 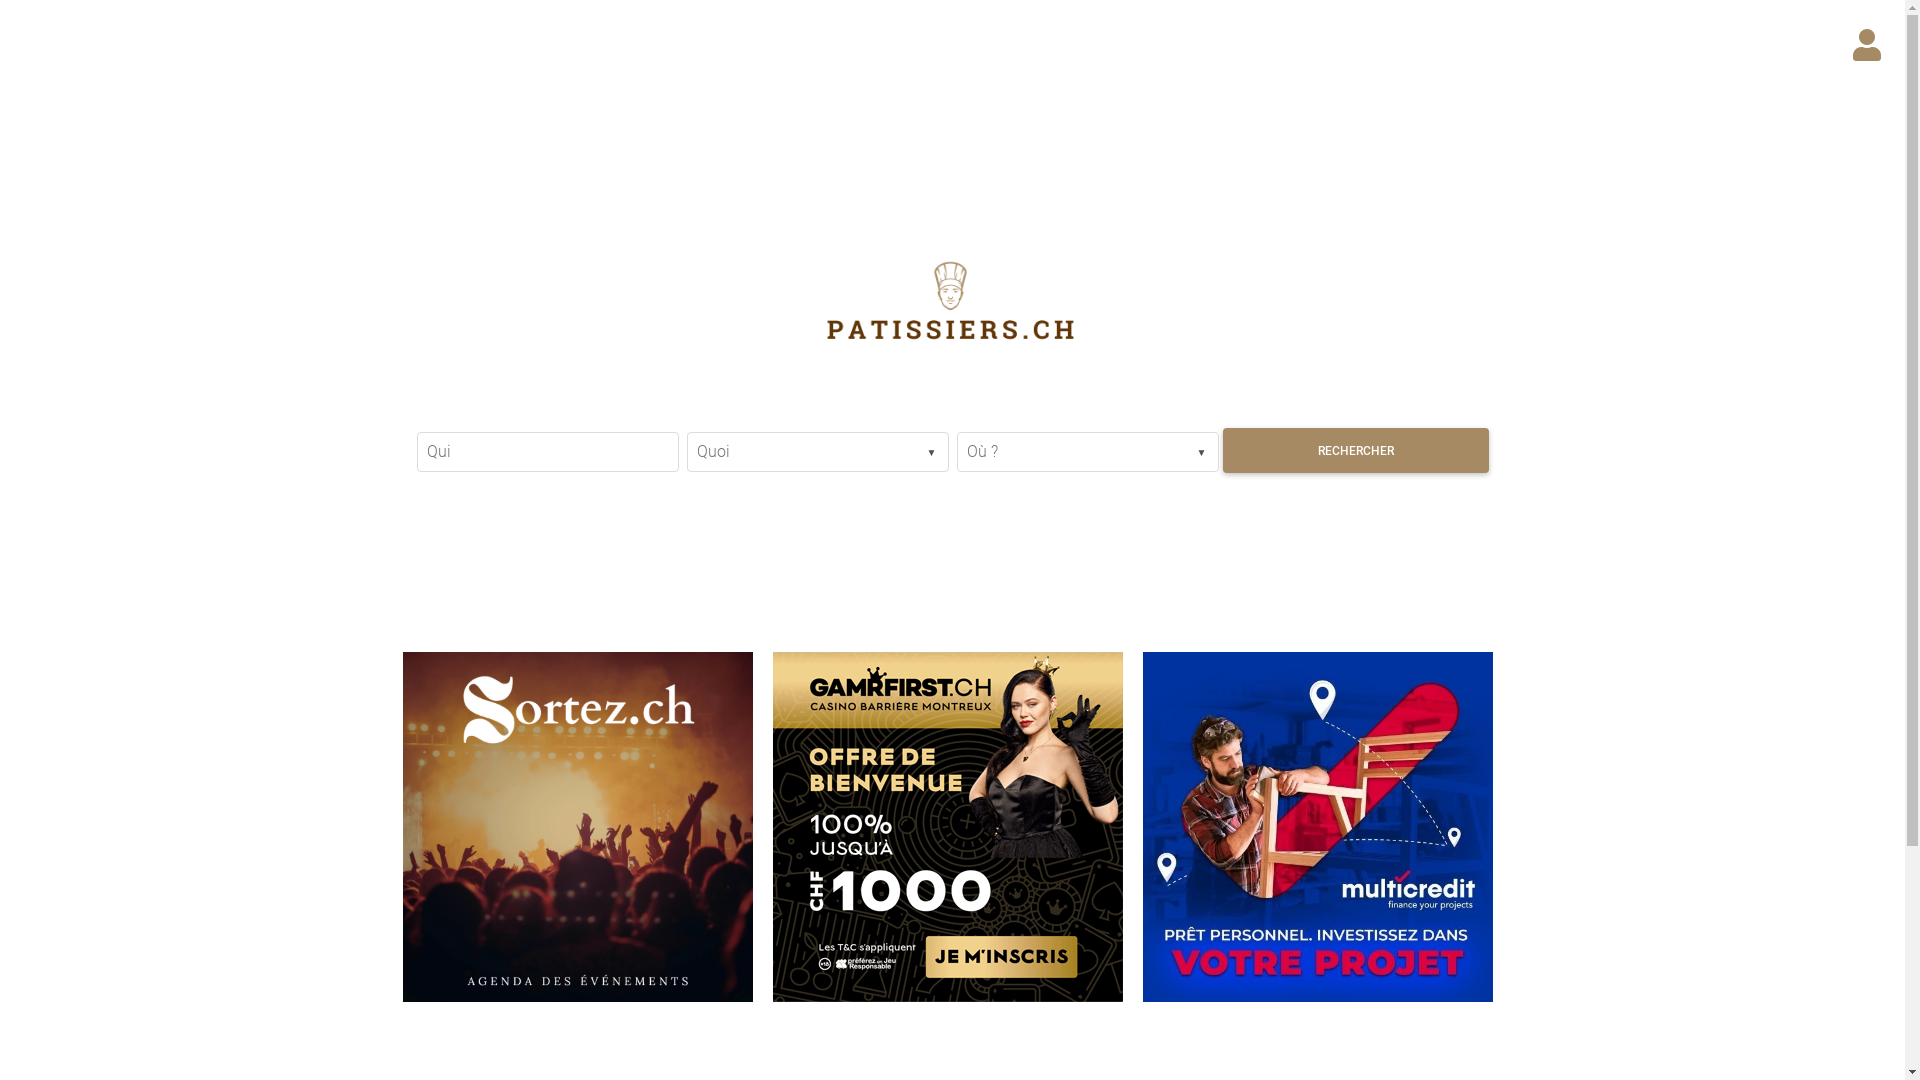 I want to click on 'RECHERCHER', so click(x=1354, y=450).